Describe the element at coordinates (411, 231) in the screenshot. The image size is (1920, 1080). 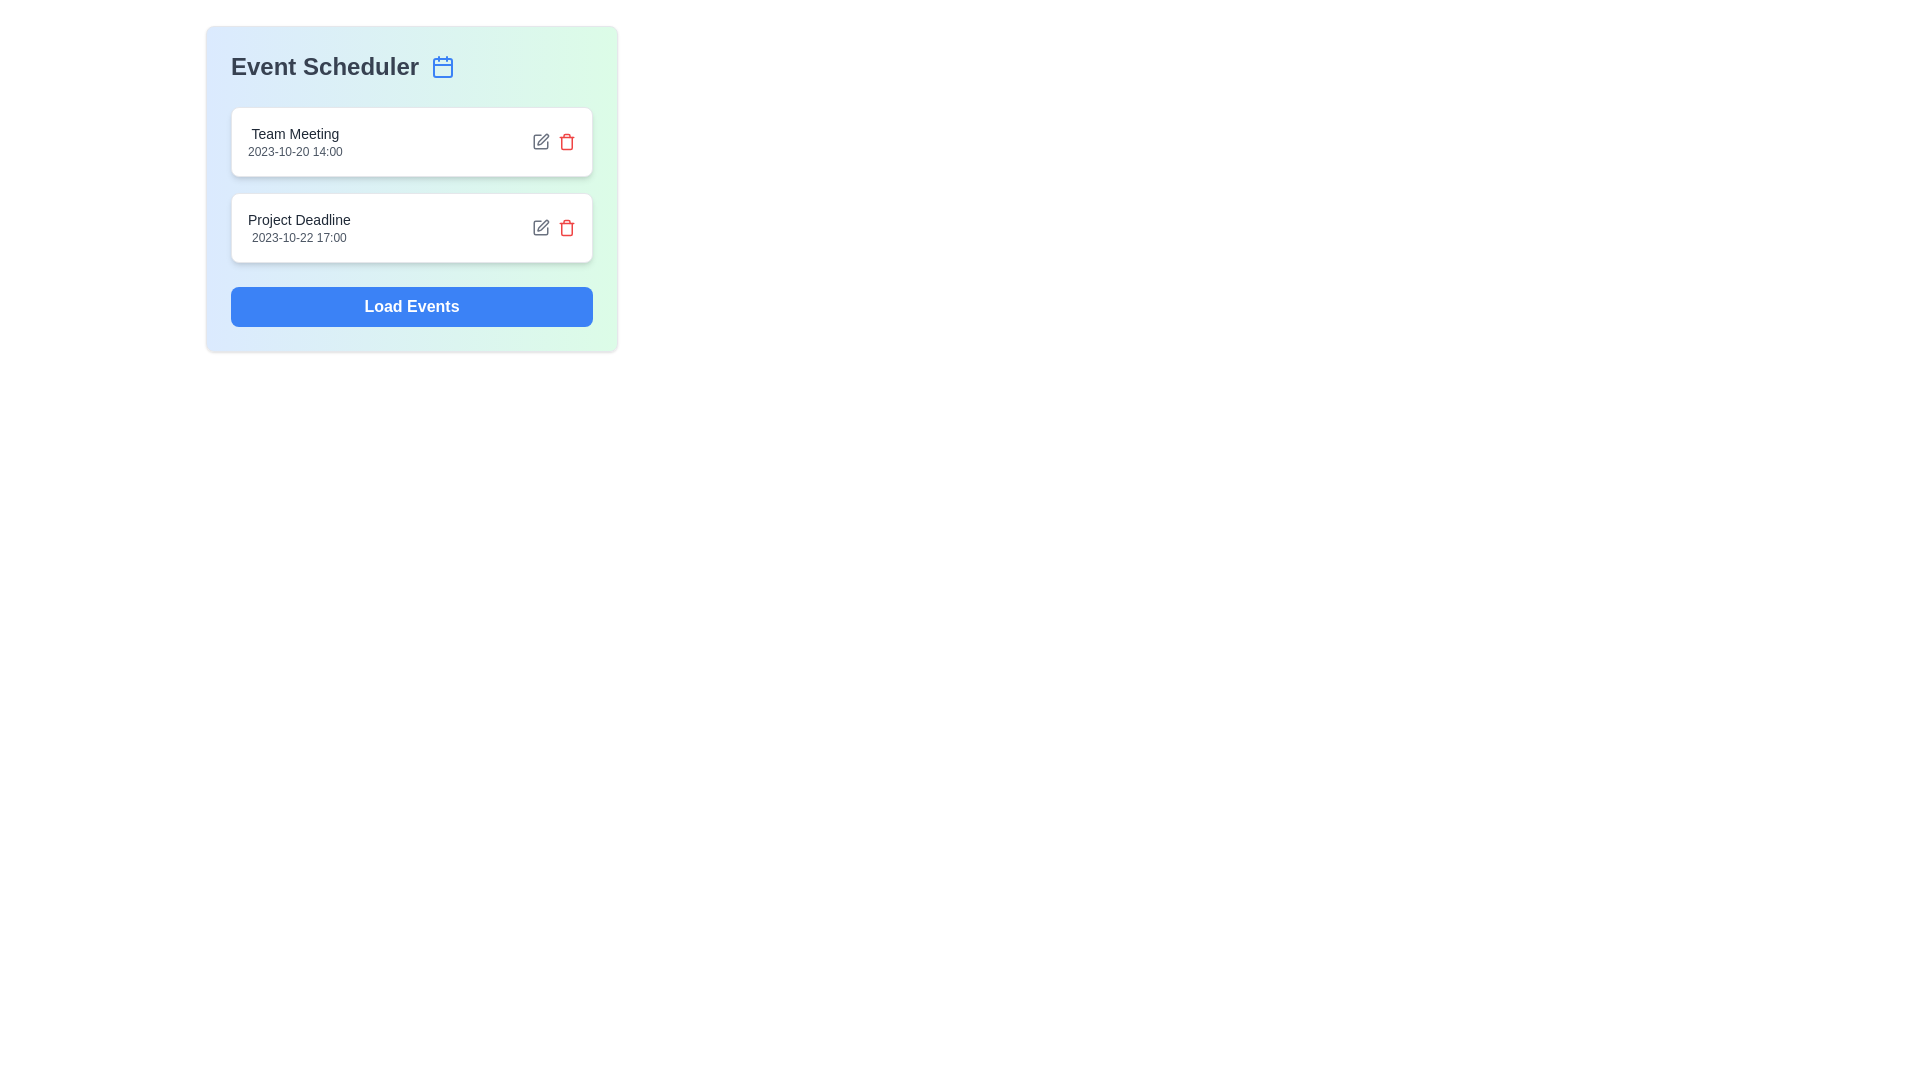
I see `the displayed events within the event scheduler interface, specifically targeting the highlighted second event located between the 'Team Meeting' entry and the 'Load Events' button` at that location.